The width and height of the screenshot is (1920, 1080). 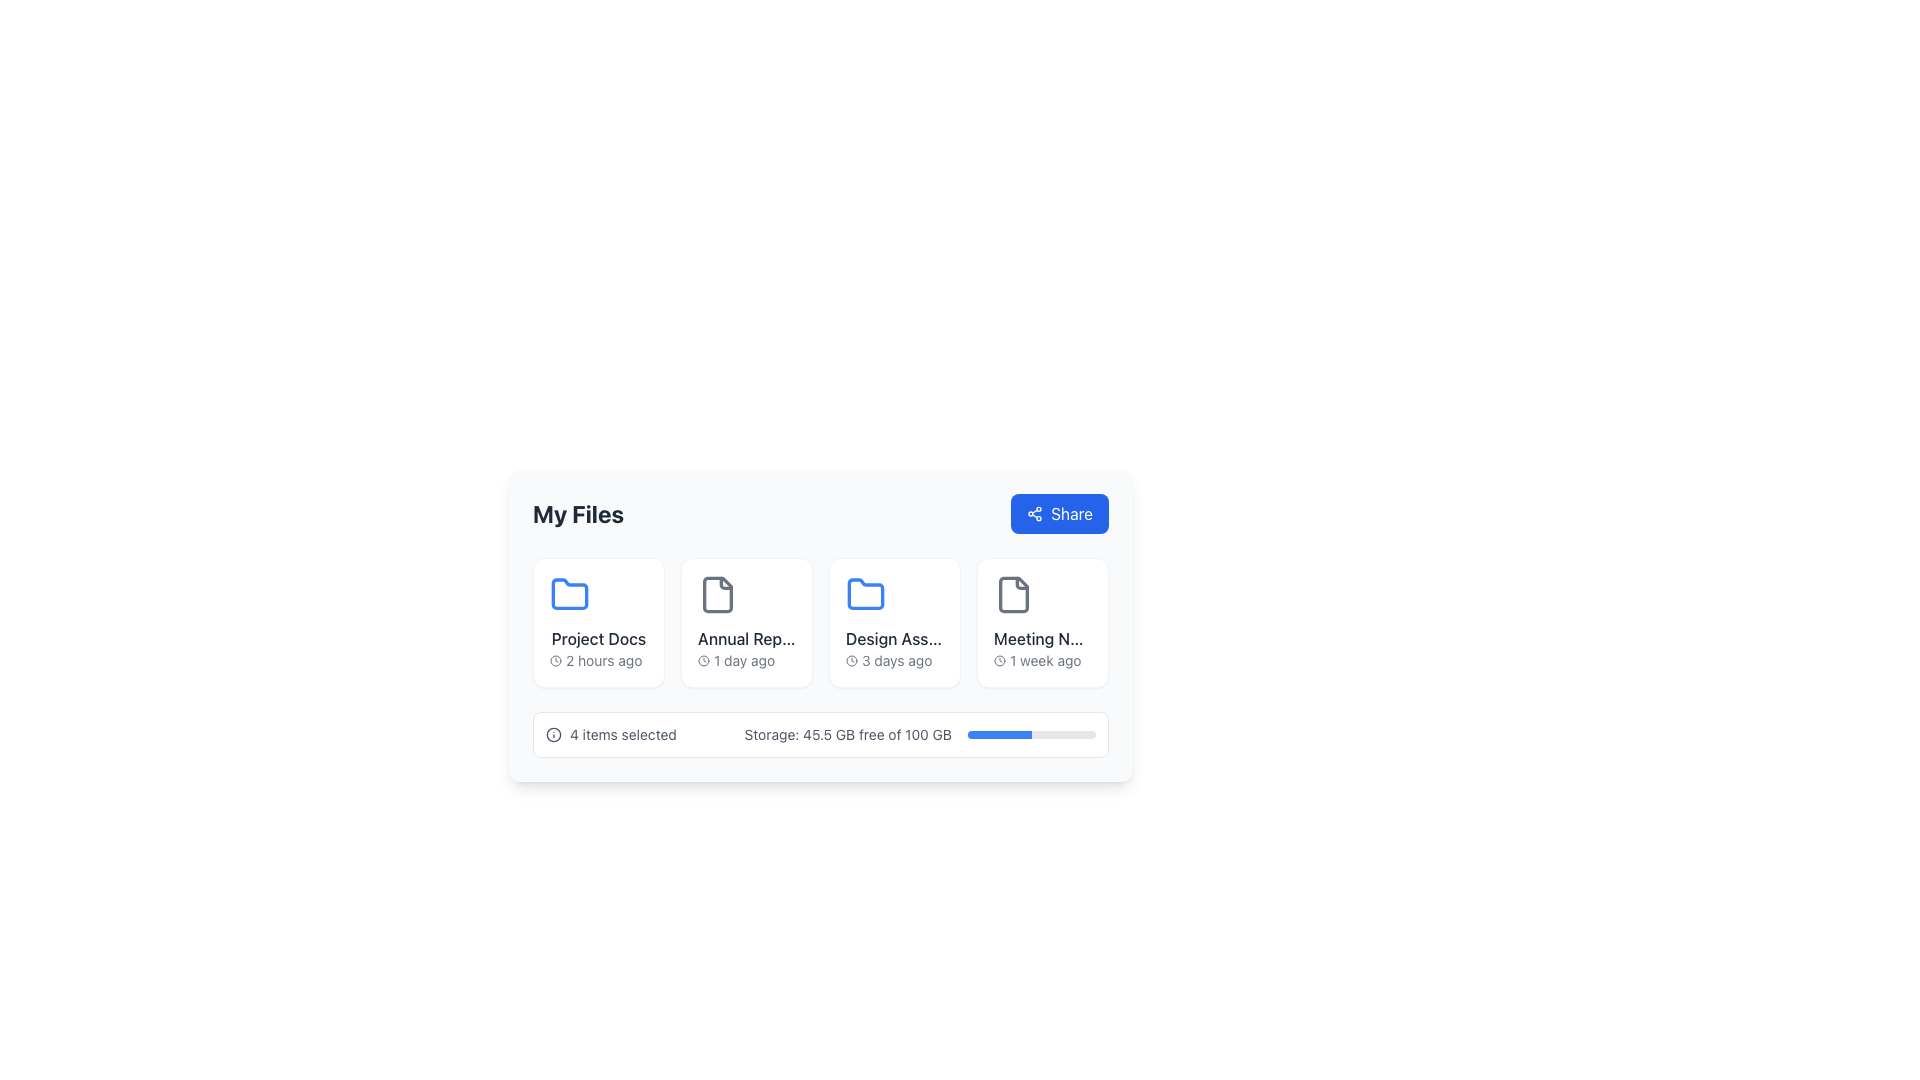 I want to click on the blue folder icon located on the third card, so click(x=865, y=593).